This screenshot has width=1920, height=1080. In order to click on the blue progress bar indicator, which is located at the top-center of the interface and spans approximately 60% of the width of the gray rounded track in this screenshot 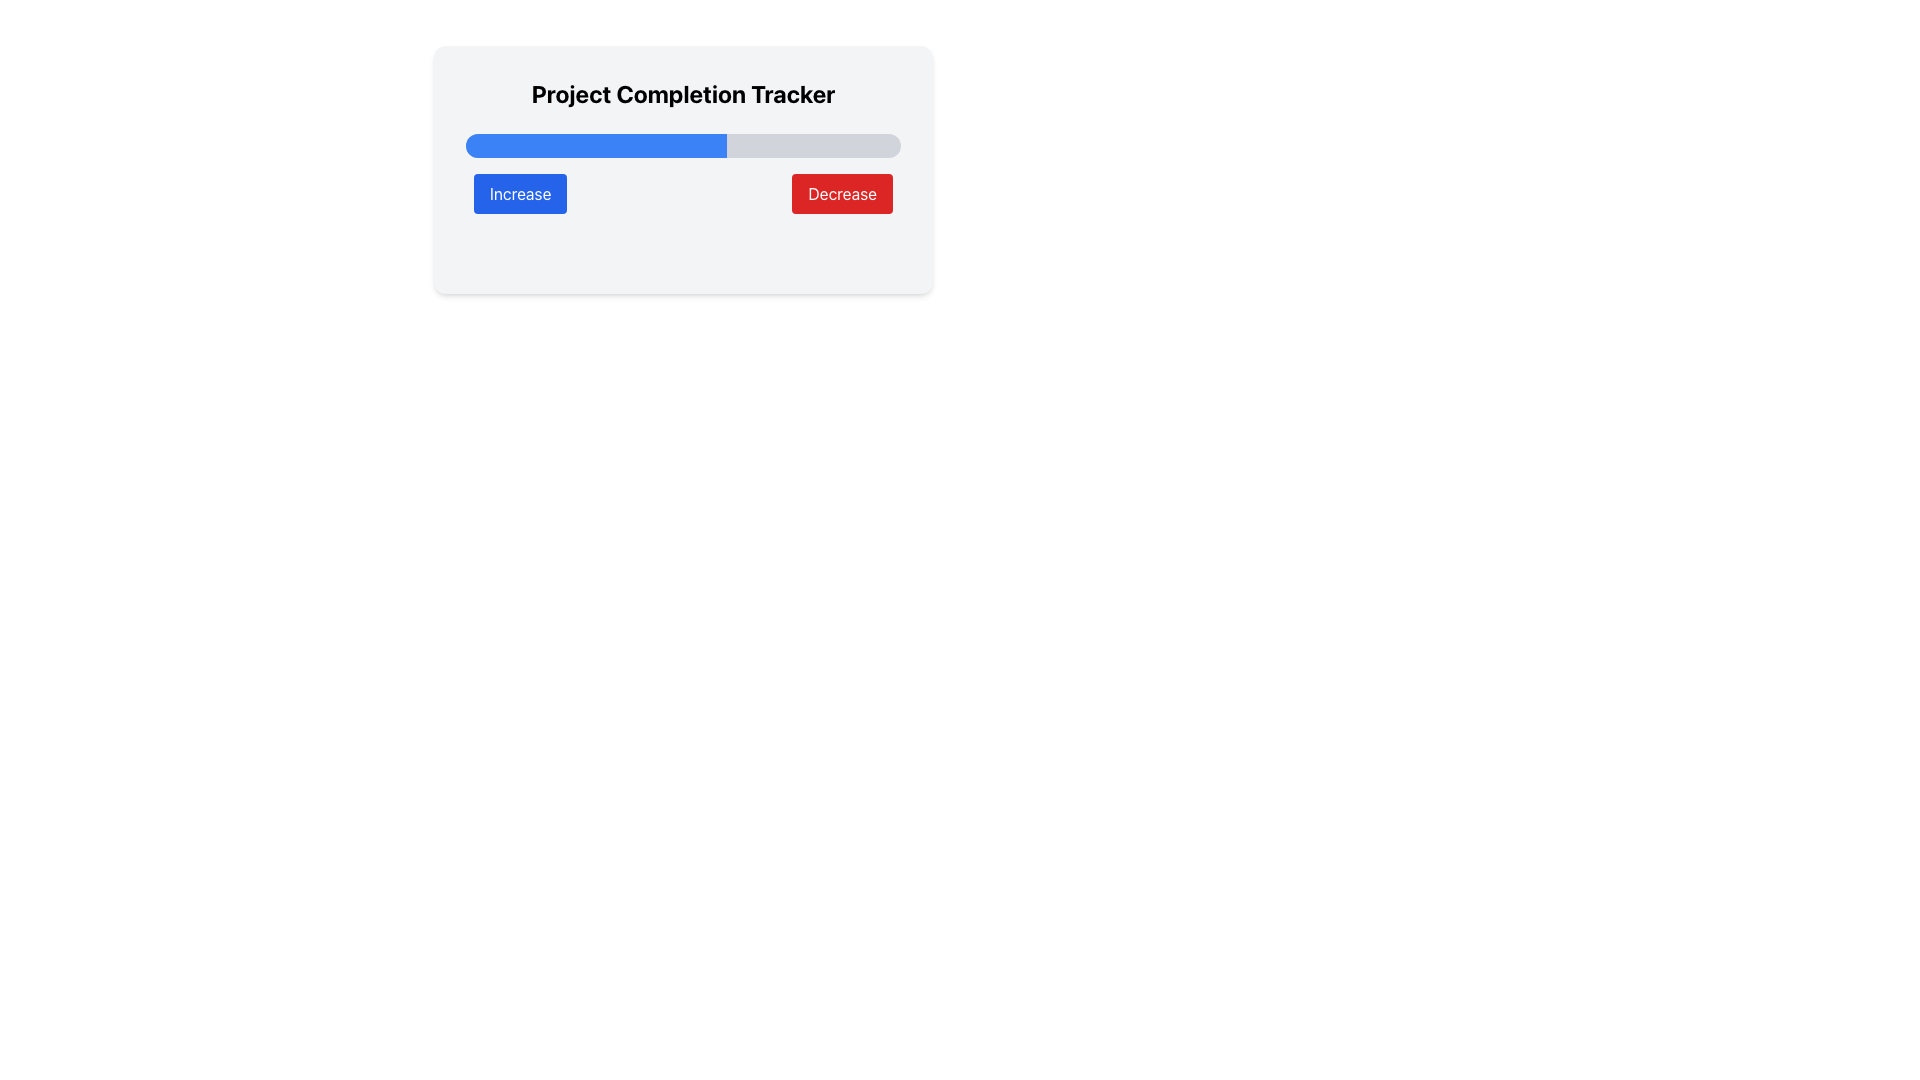, I will do `click(595, 145)`.